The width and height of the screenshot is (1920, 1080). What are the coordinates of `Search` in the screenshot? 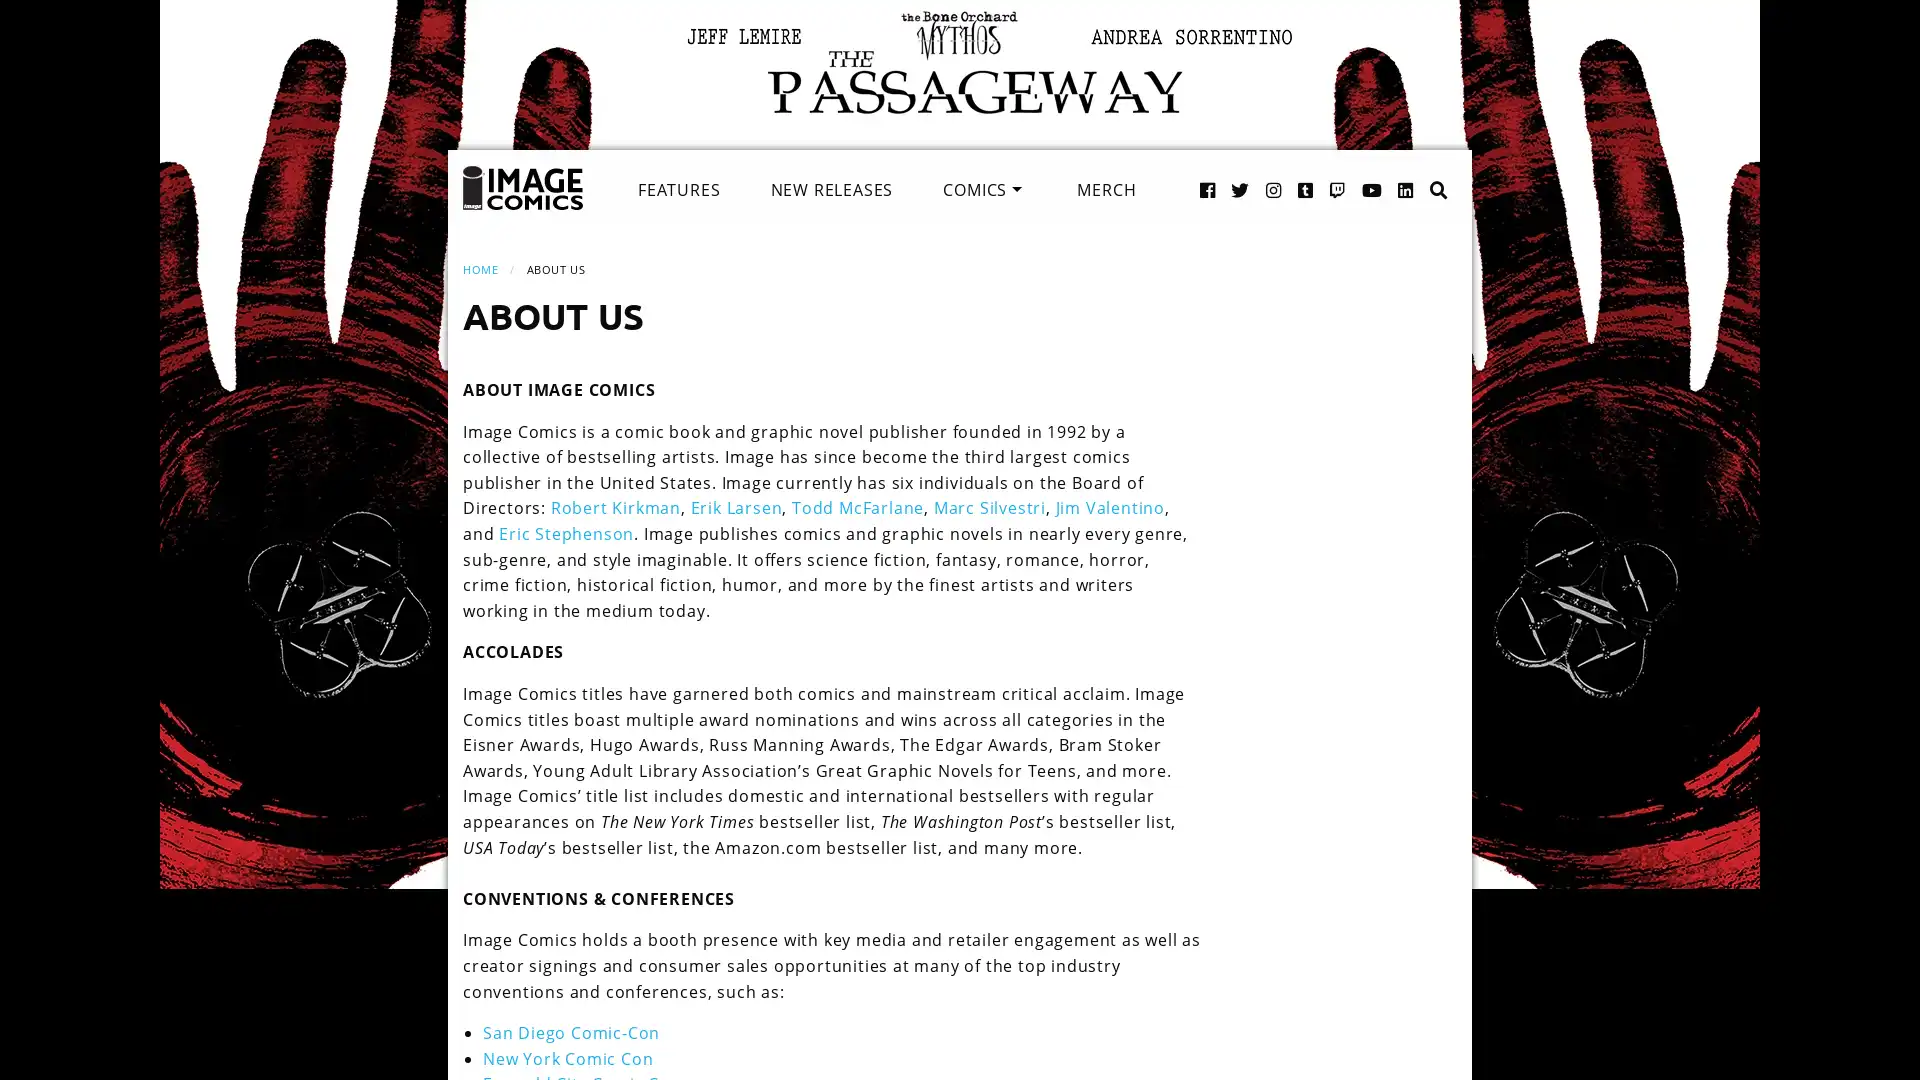 It's located at (1417, 168).